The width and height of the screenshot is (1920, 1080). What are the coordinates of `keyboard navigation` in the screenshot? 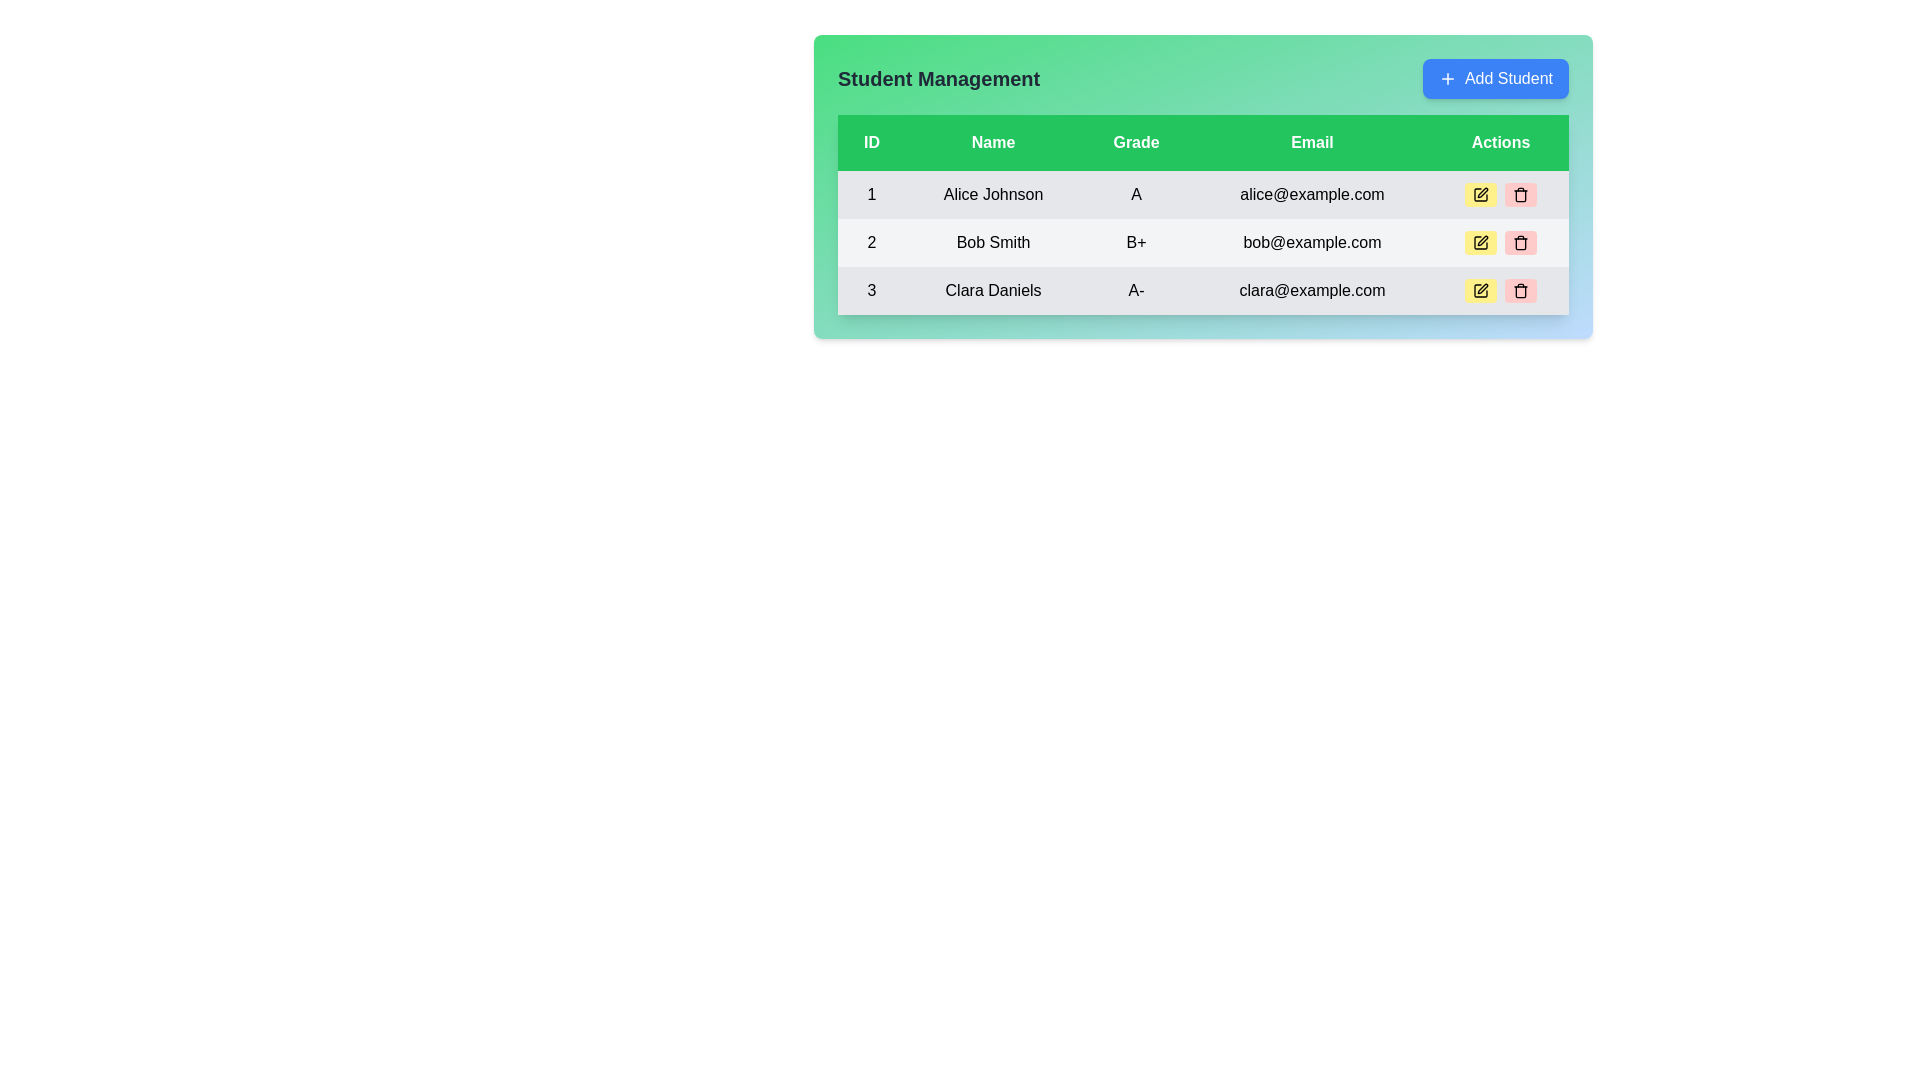 It's located at (1495, 77).